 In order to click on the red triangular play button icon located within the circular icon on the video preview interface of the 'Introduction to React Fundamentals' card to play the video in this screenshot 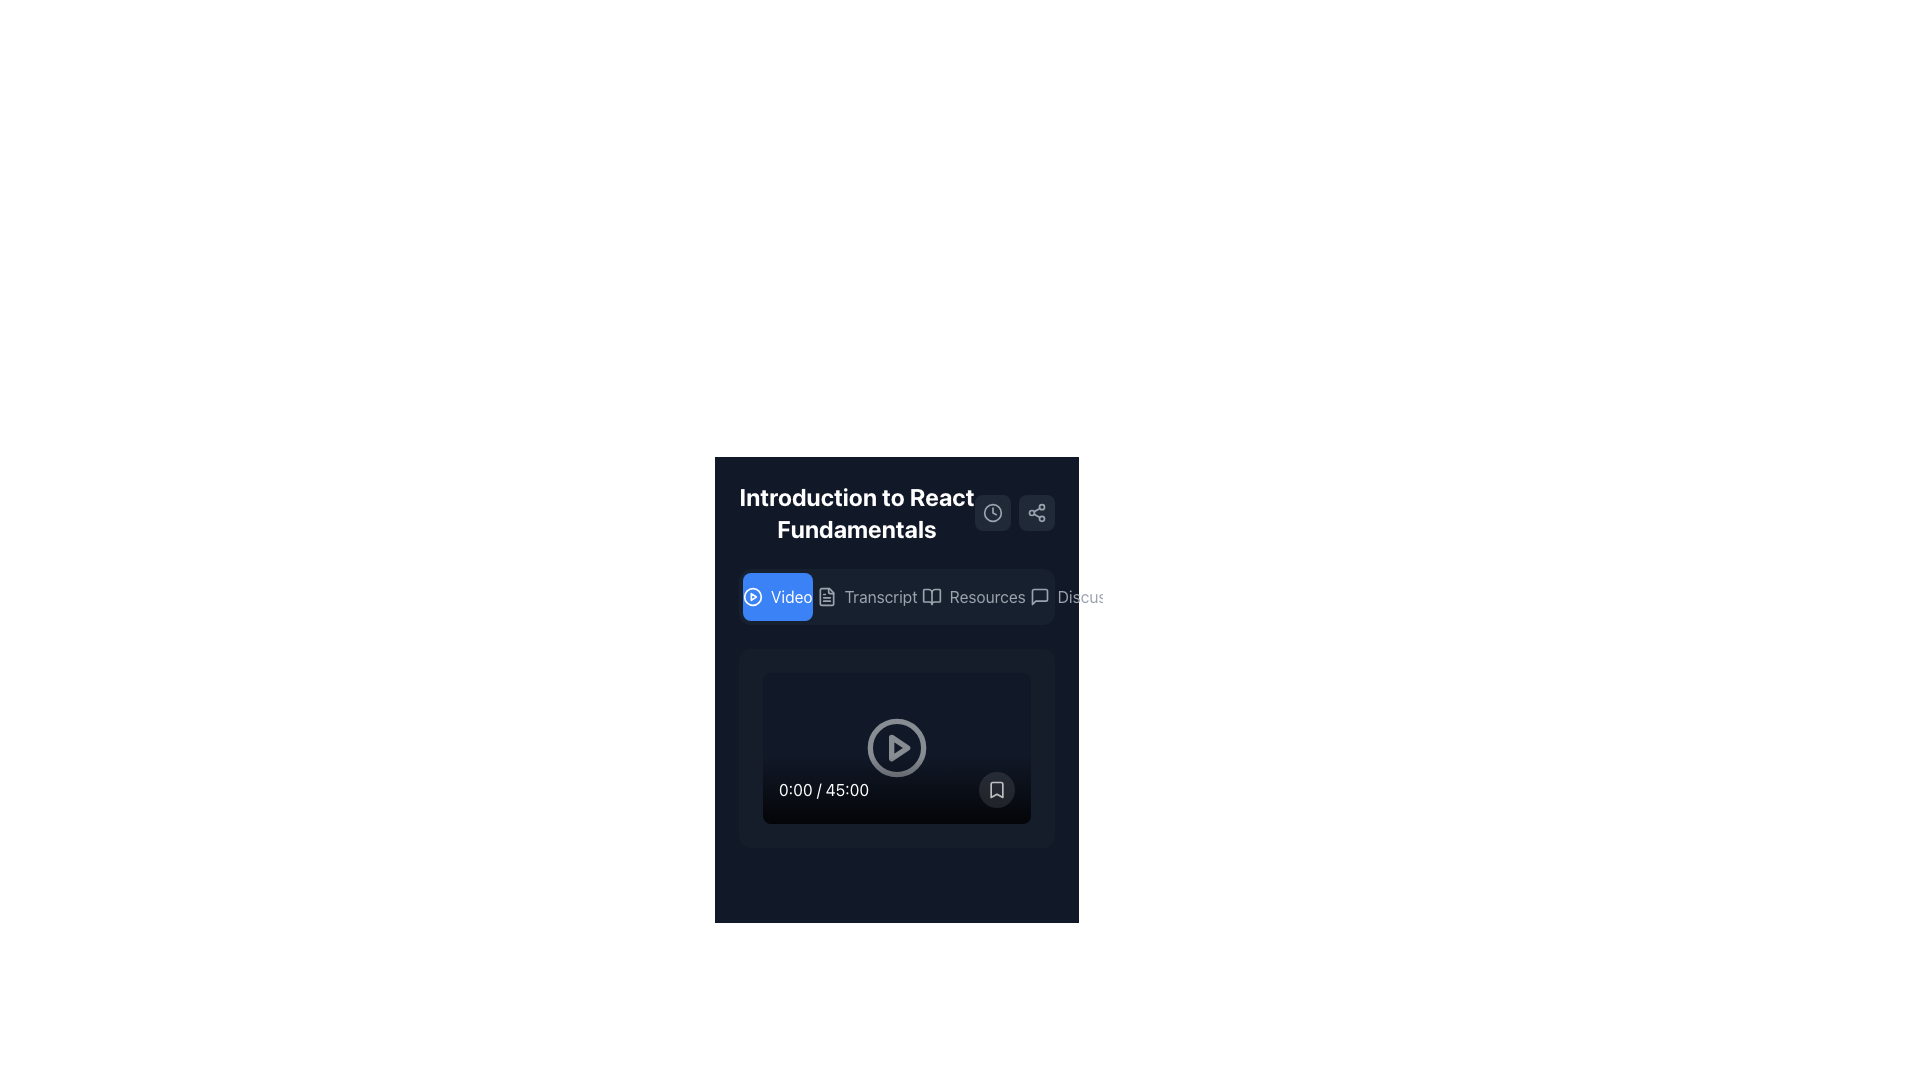, I will do `click(898, 748)`.